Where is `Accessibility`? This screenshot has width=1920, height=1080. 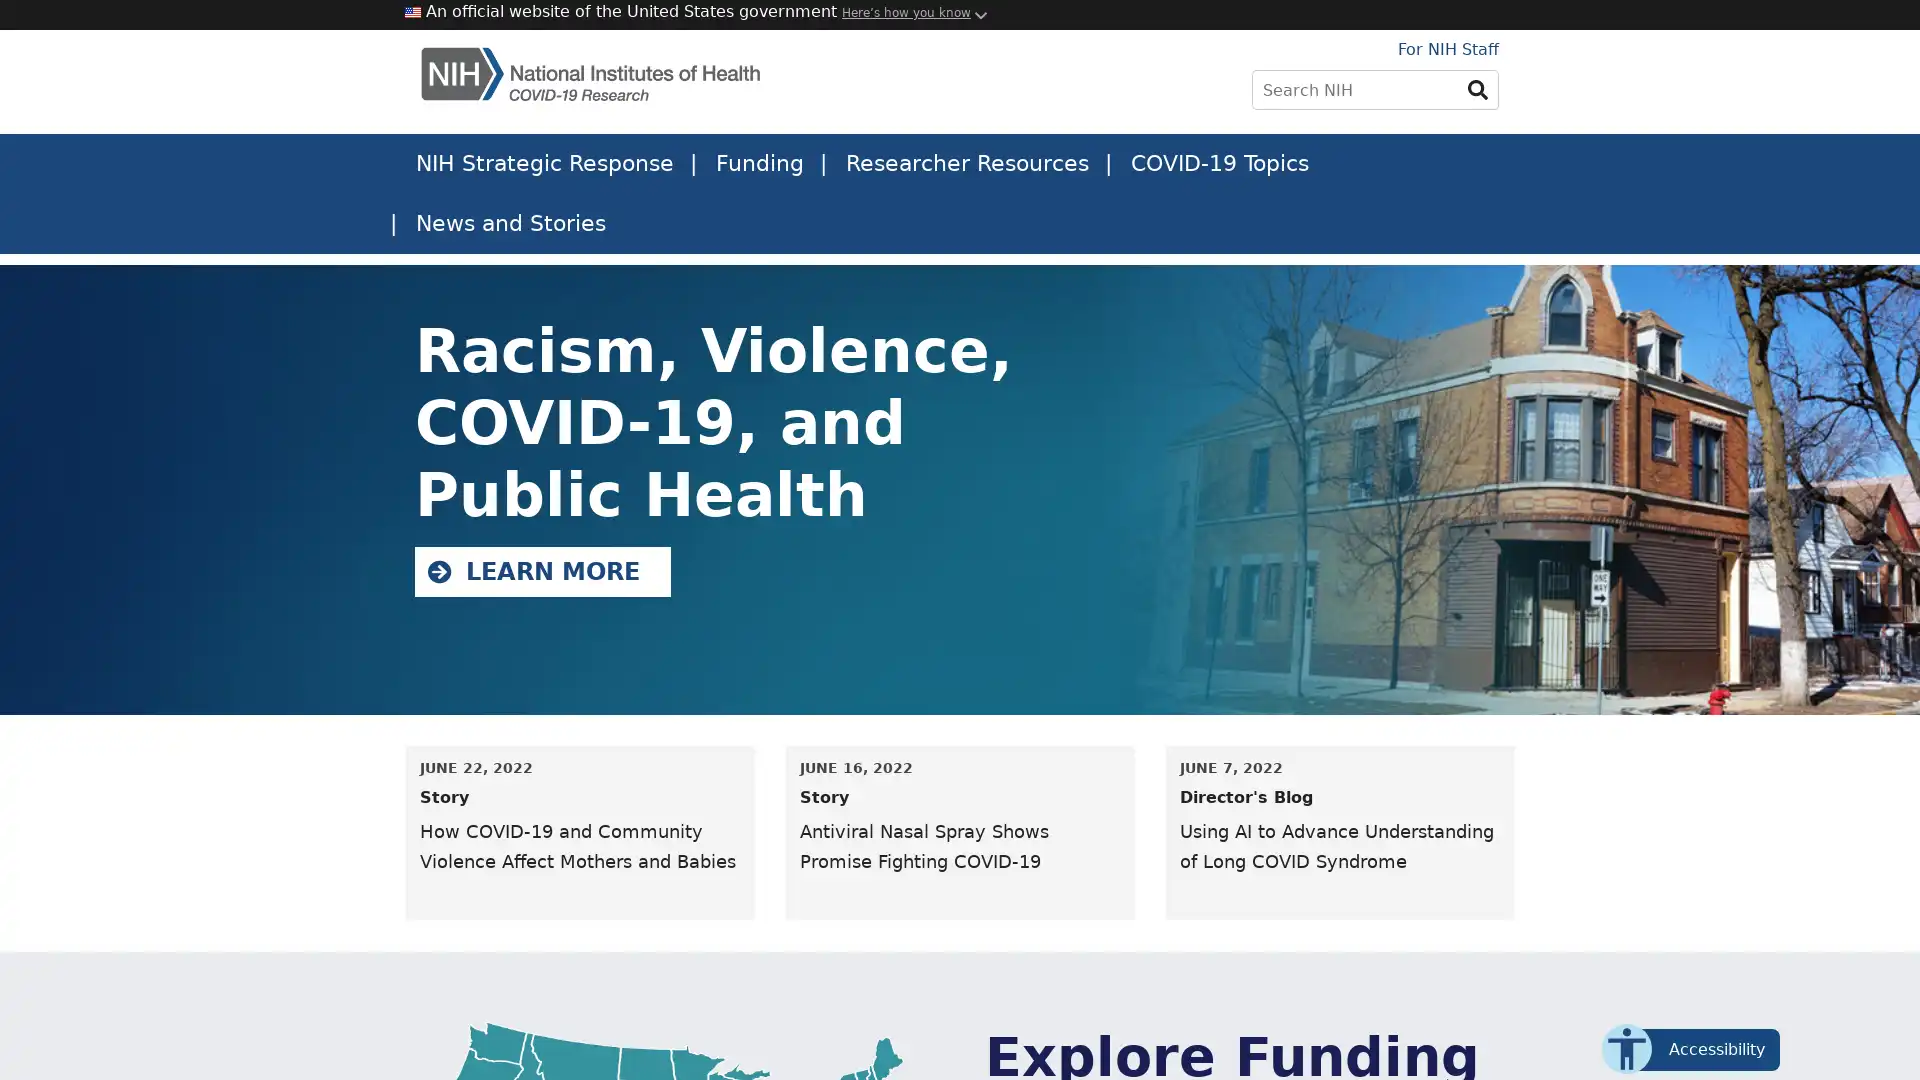
Accessibility is located at coordinates (1698, 1048).